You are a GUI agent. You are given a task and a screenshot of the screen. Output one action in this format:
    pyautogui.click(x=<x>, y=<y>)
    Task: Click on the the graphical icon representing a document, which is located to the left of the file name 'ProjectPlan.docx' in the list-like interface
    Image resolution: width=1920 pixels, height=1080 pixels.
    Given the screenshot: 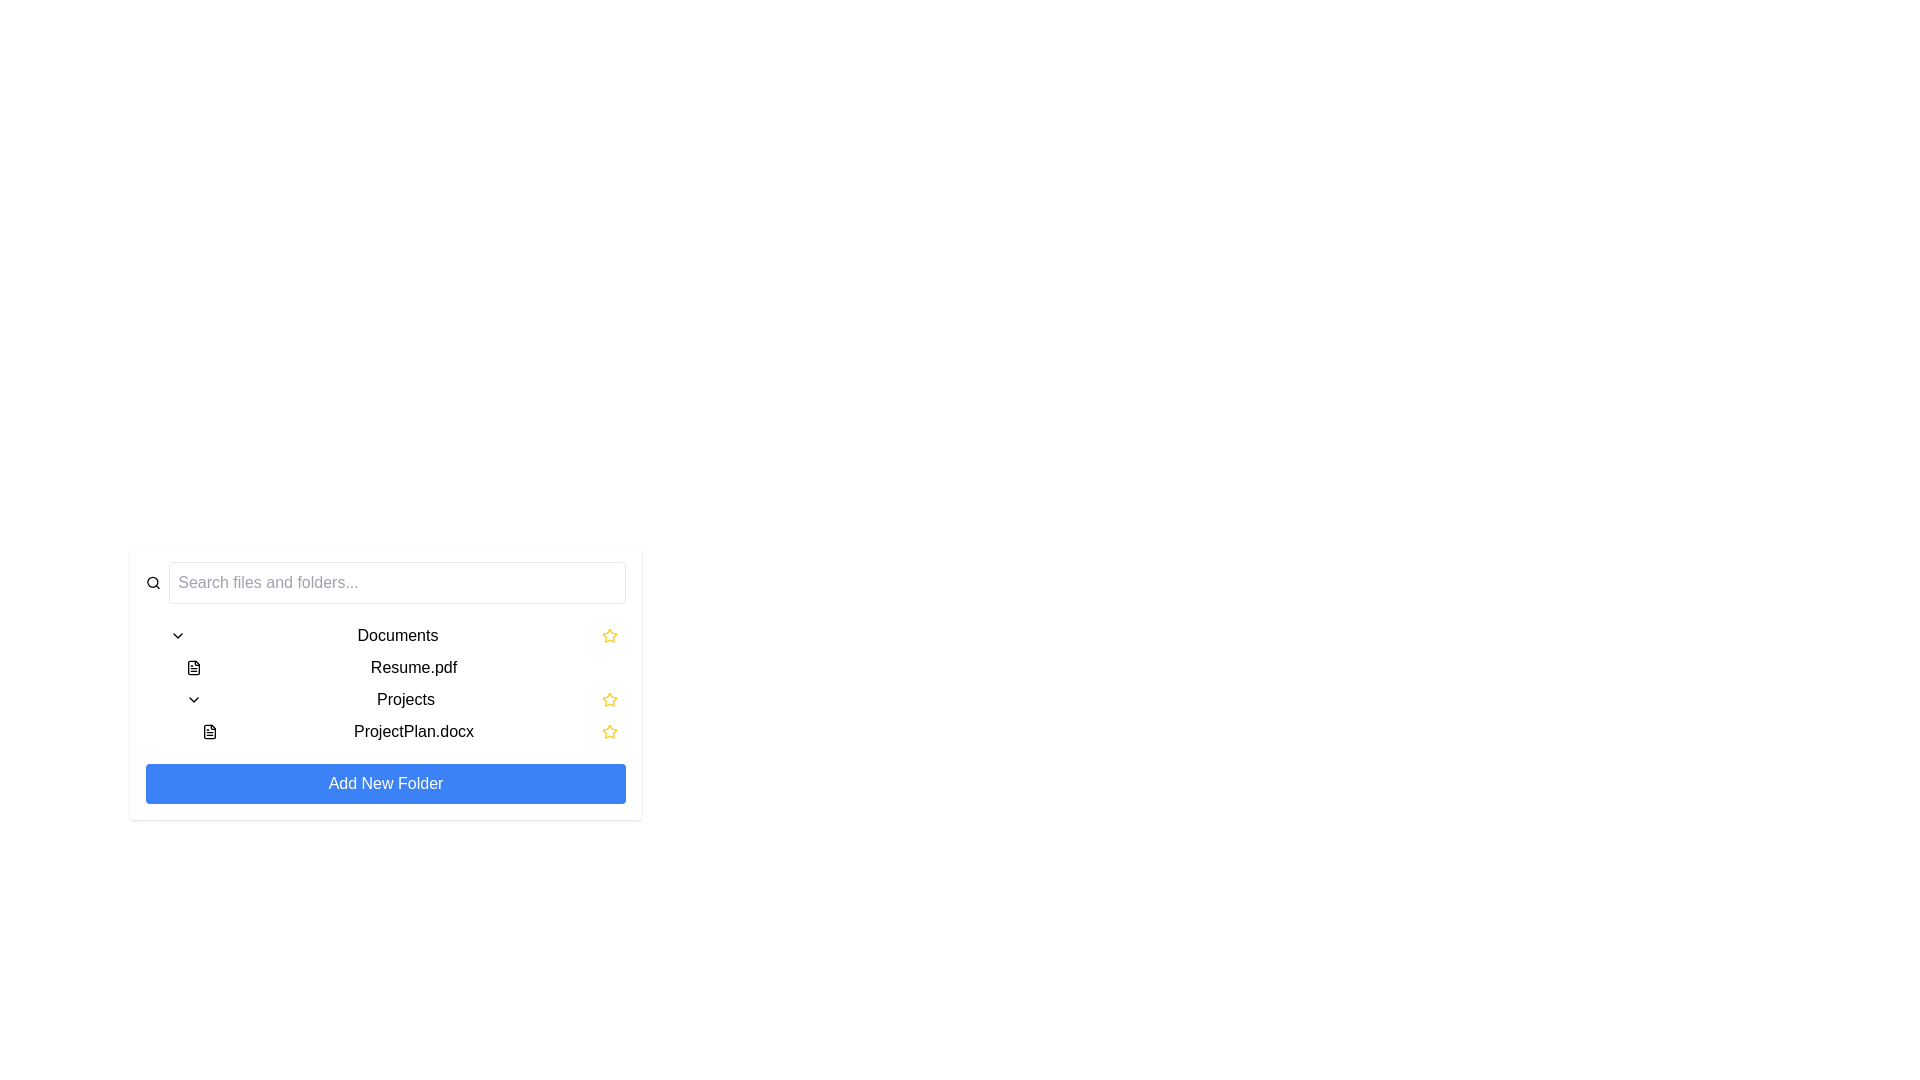 What is the action you would take?
    pyautogui.click(x=210, y=732)
    